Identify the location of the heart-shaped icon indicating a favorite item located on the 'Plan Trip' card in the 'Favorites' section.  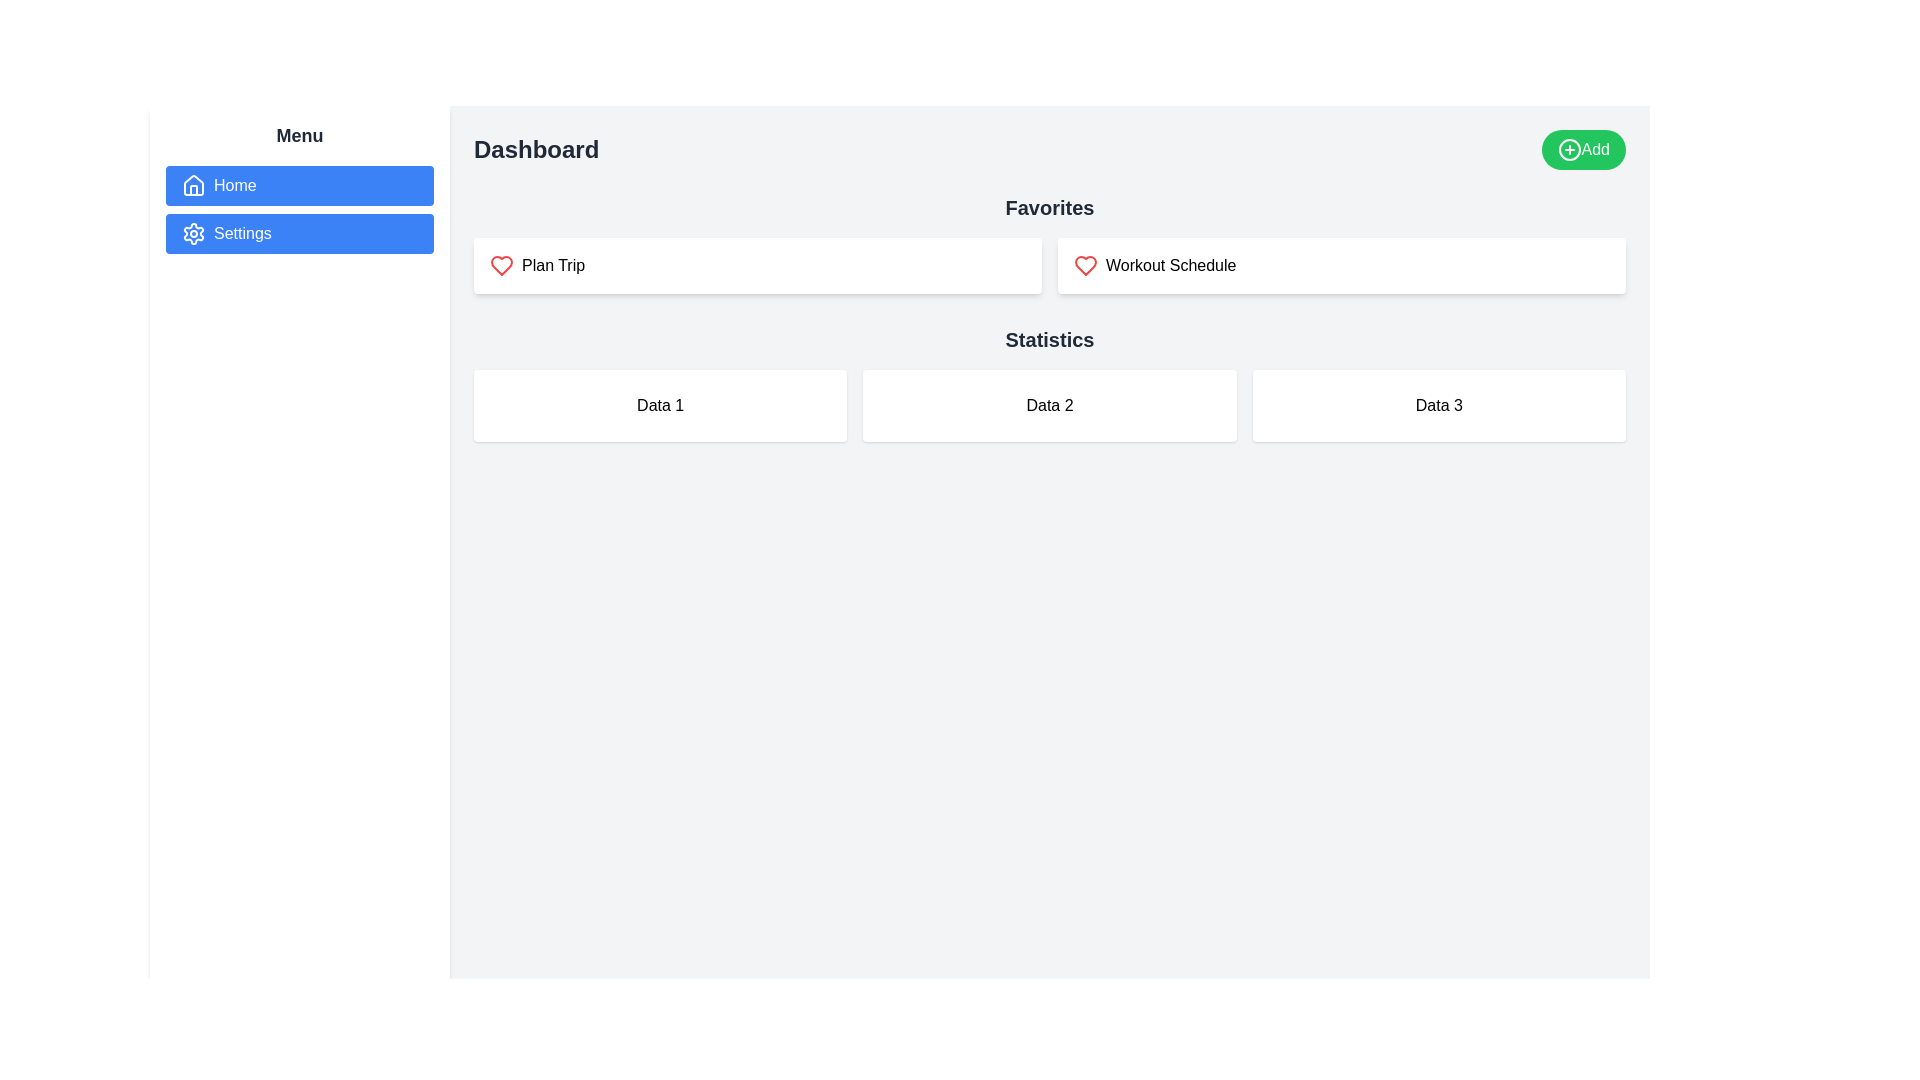
(502, 265).